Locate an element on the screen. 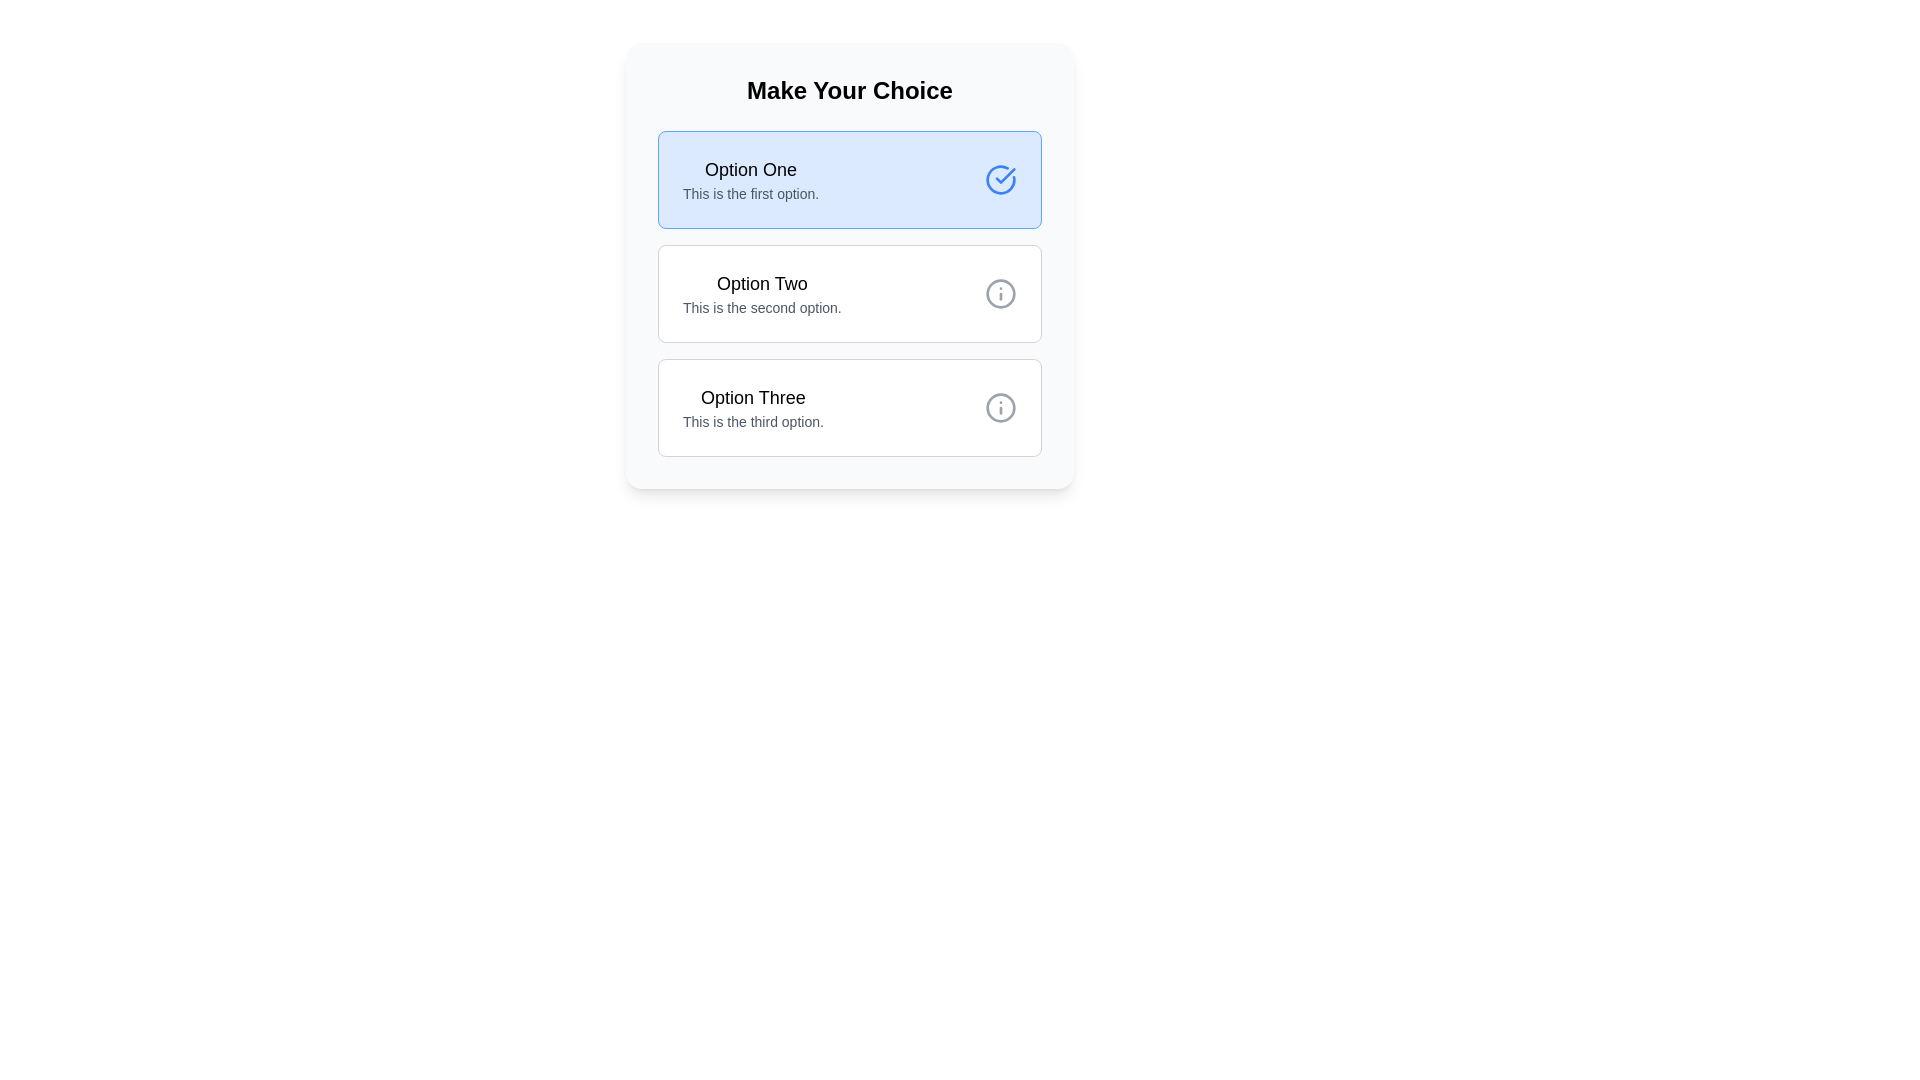 The height and width of the screenshot is (1080, 1920). the second selectable option in the 'Make Your Choice' list is located at coordinates (761, 293).